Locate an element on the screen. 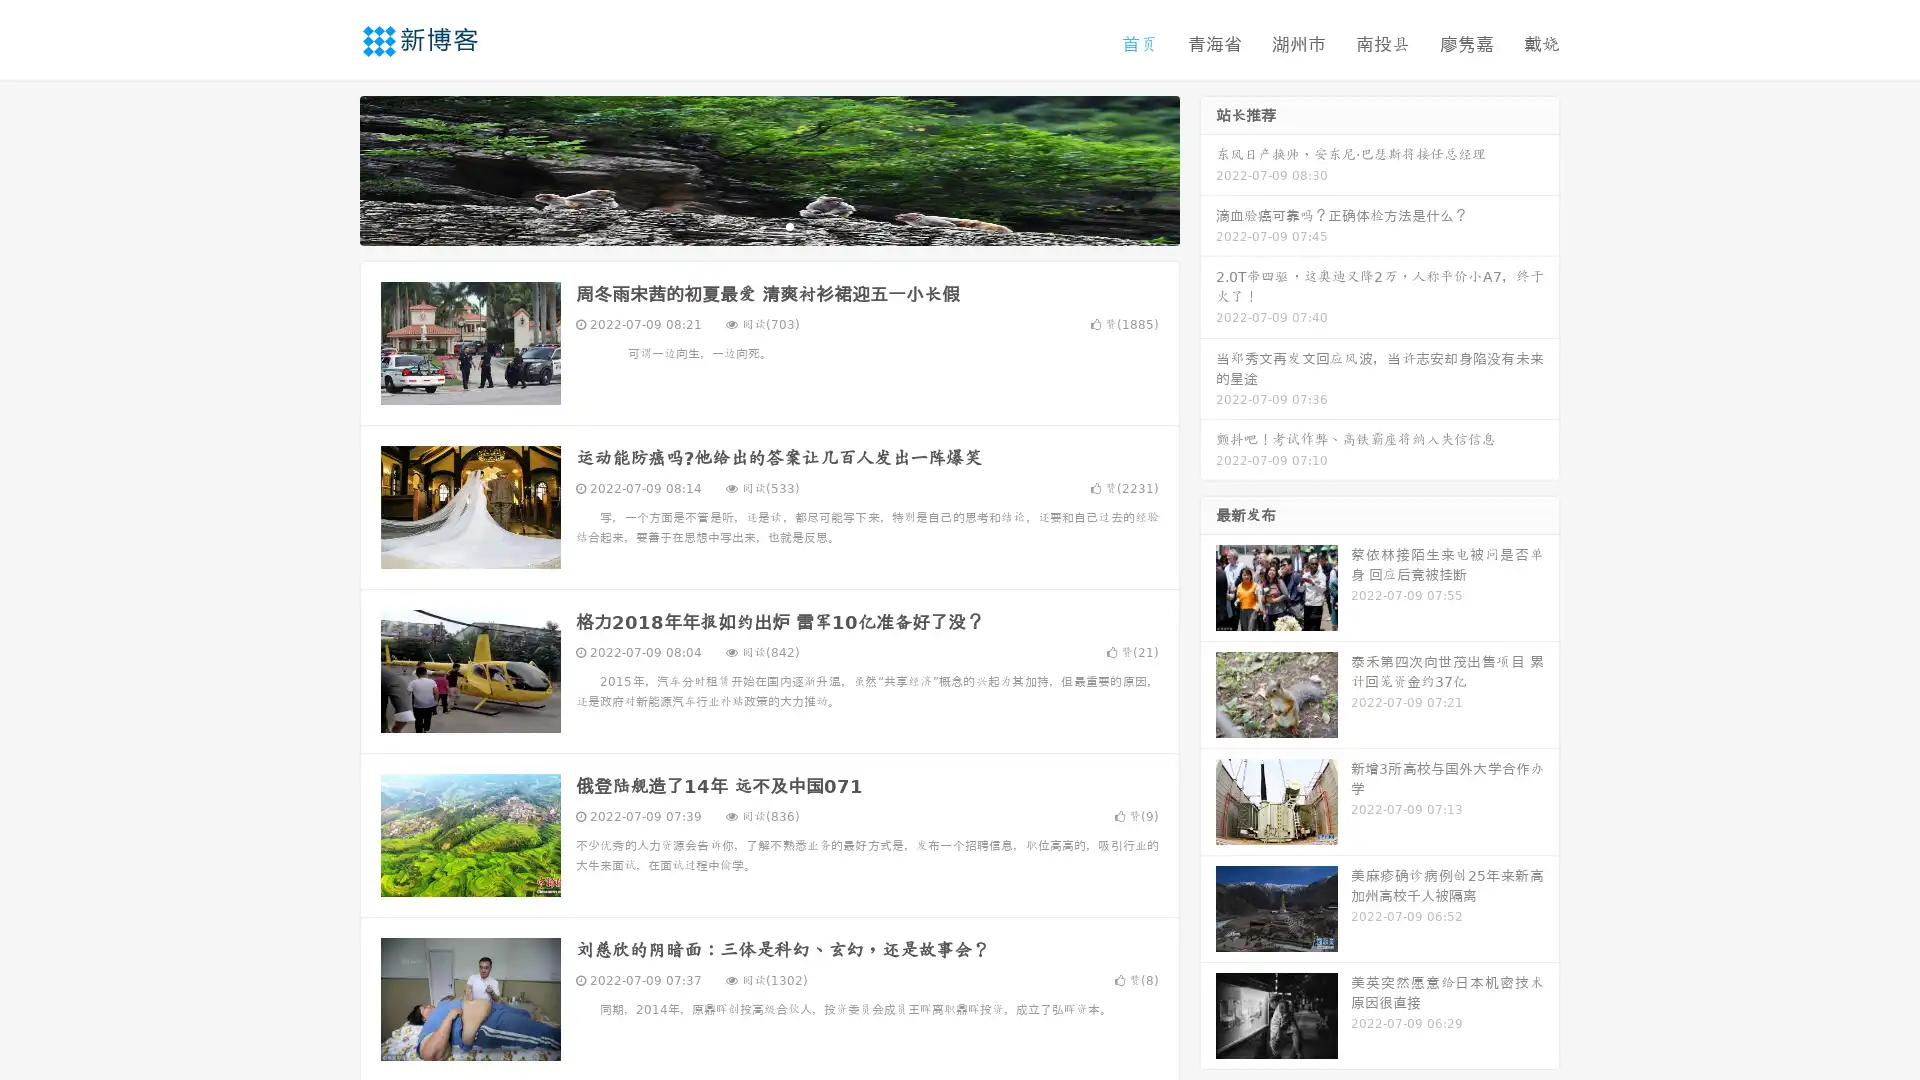 This screenshot has width=1920, height=1080. Previous slide is located at coordinates (330, 168).